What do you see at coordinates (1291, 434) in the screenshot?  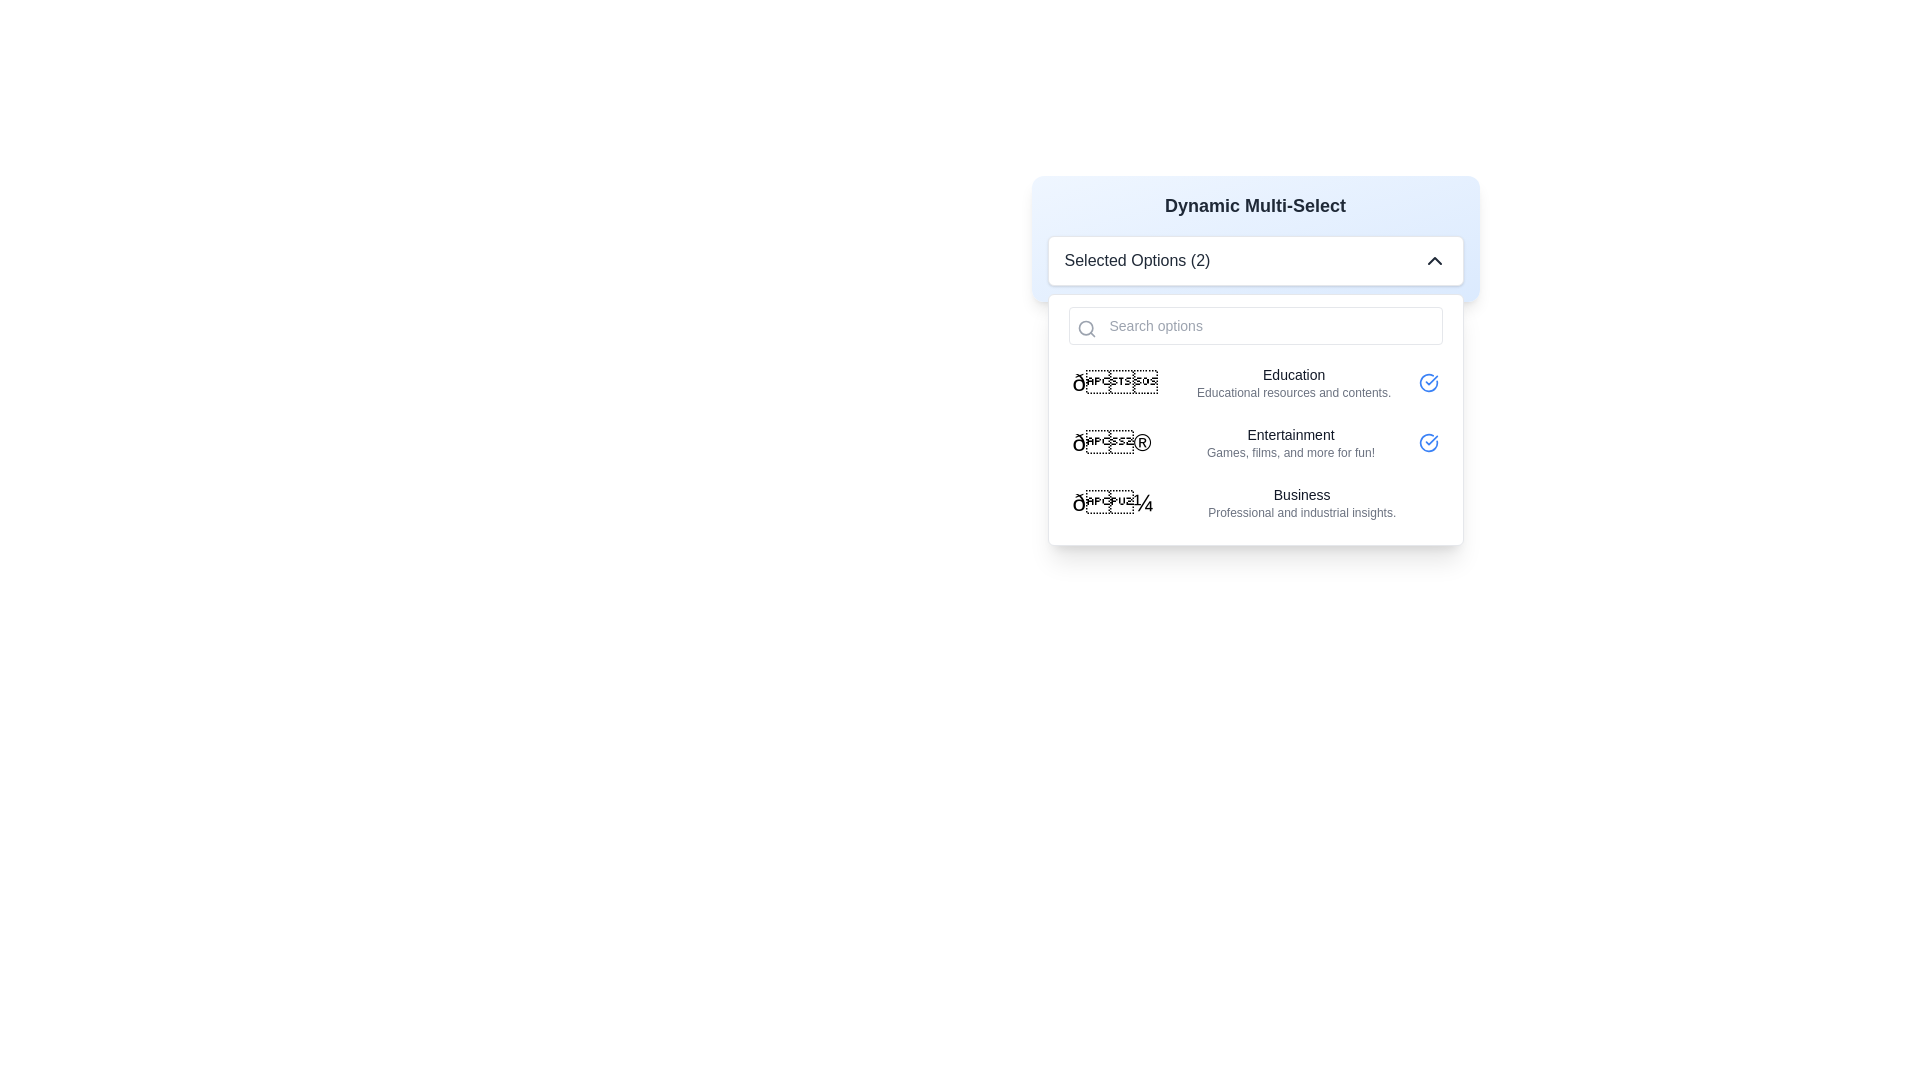 I see `the 'Entertainment' text label in the multi-select dropdown list, which is styled in bold dark gray against a light background and is the second item in the list` at bounding box center [1291, 434].